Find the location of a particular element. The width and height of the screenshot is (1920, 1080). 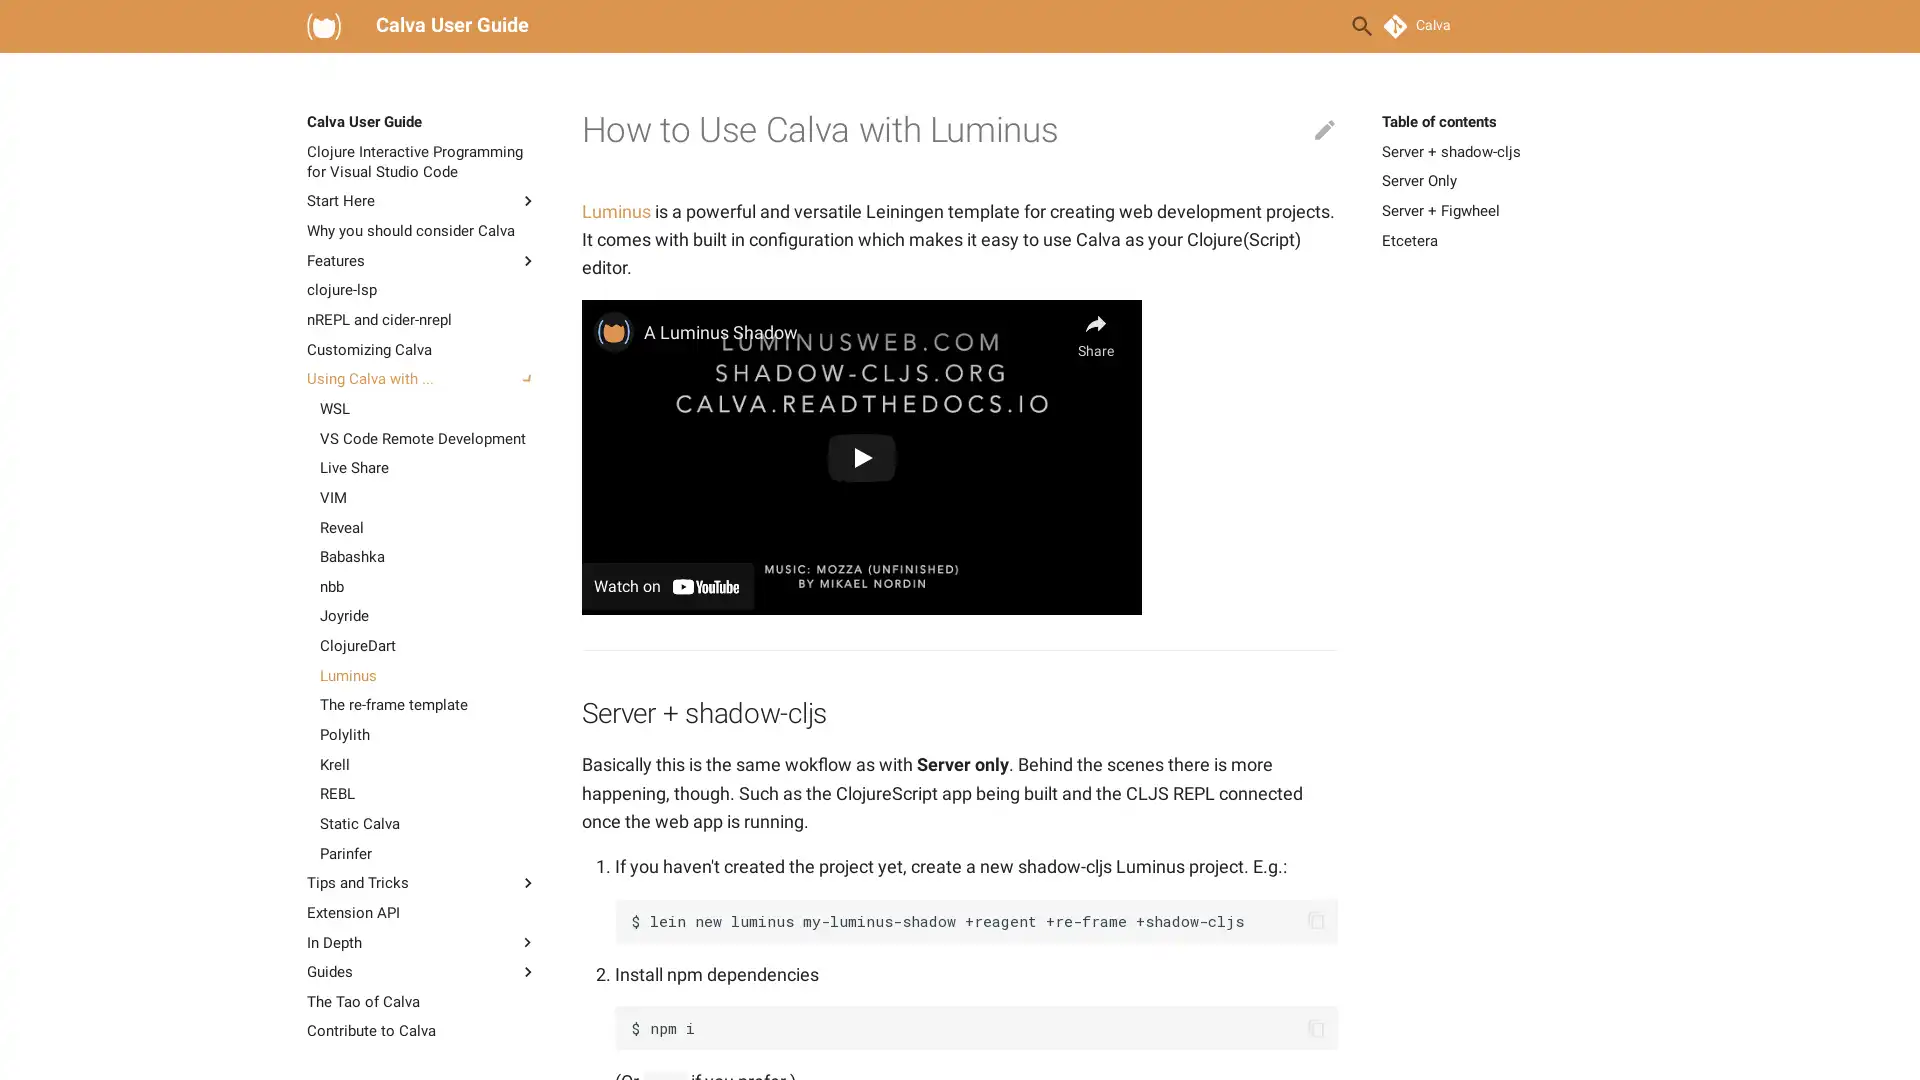

Copy to clipboard is located at coordinates (1315, 1028).